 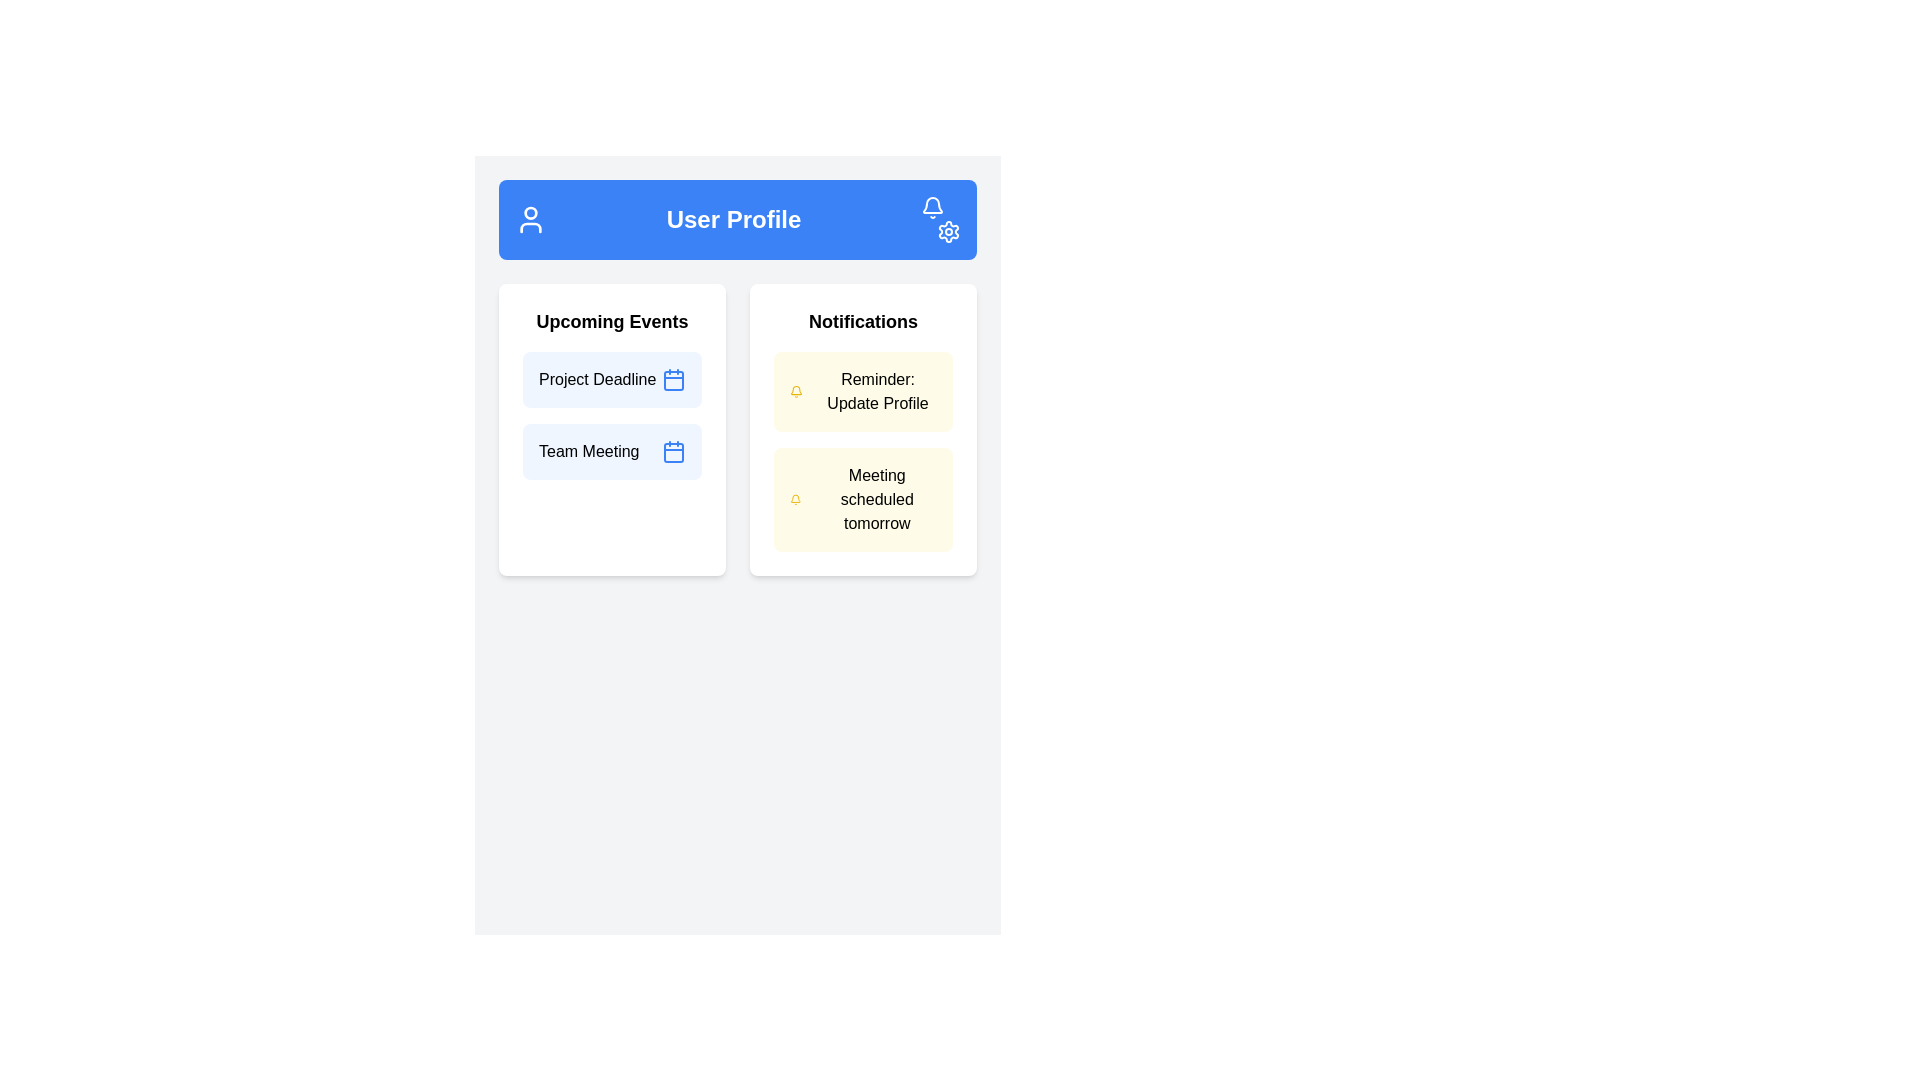 What do you see at coordinates (878, 392) in the screenshot?
I see `the text element displaying the message 'Reminder: Update Profile' within the Notifications section of the User Profile interface` at bounding box center [878, 392].